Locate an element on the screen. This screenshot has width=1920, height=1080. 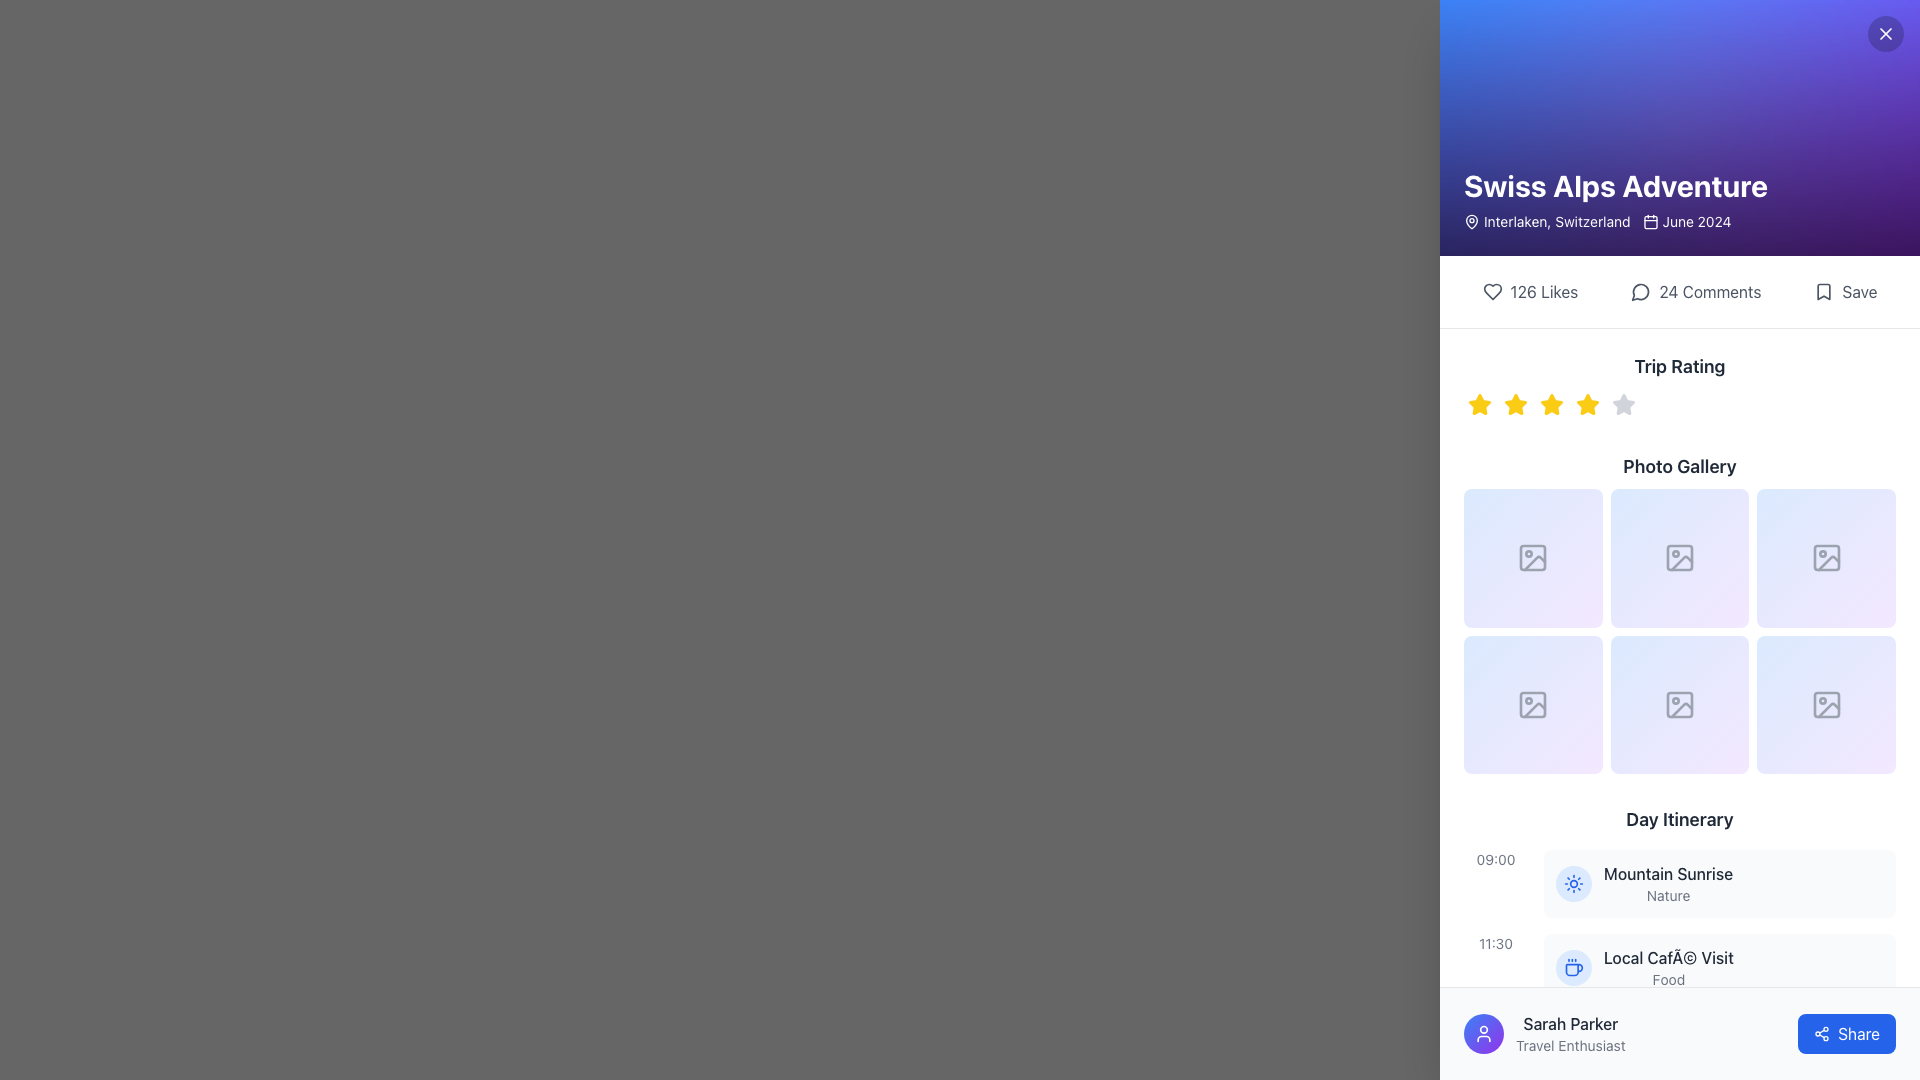
the Component placeholder in the second row and first column of the Photo Gallery grid is located at coordinates (1532, 704).